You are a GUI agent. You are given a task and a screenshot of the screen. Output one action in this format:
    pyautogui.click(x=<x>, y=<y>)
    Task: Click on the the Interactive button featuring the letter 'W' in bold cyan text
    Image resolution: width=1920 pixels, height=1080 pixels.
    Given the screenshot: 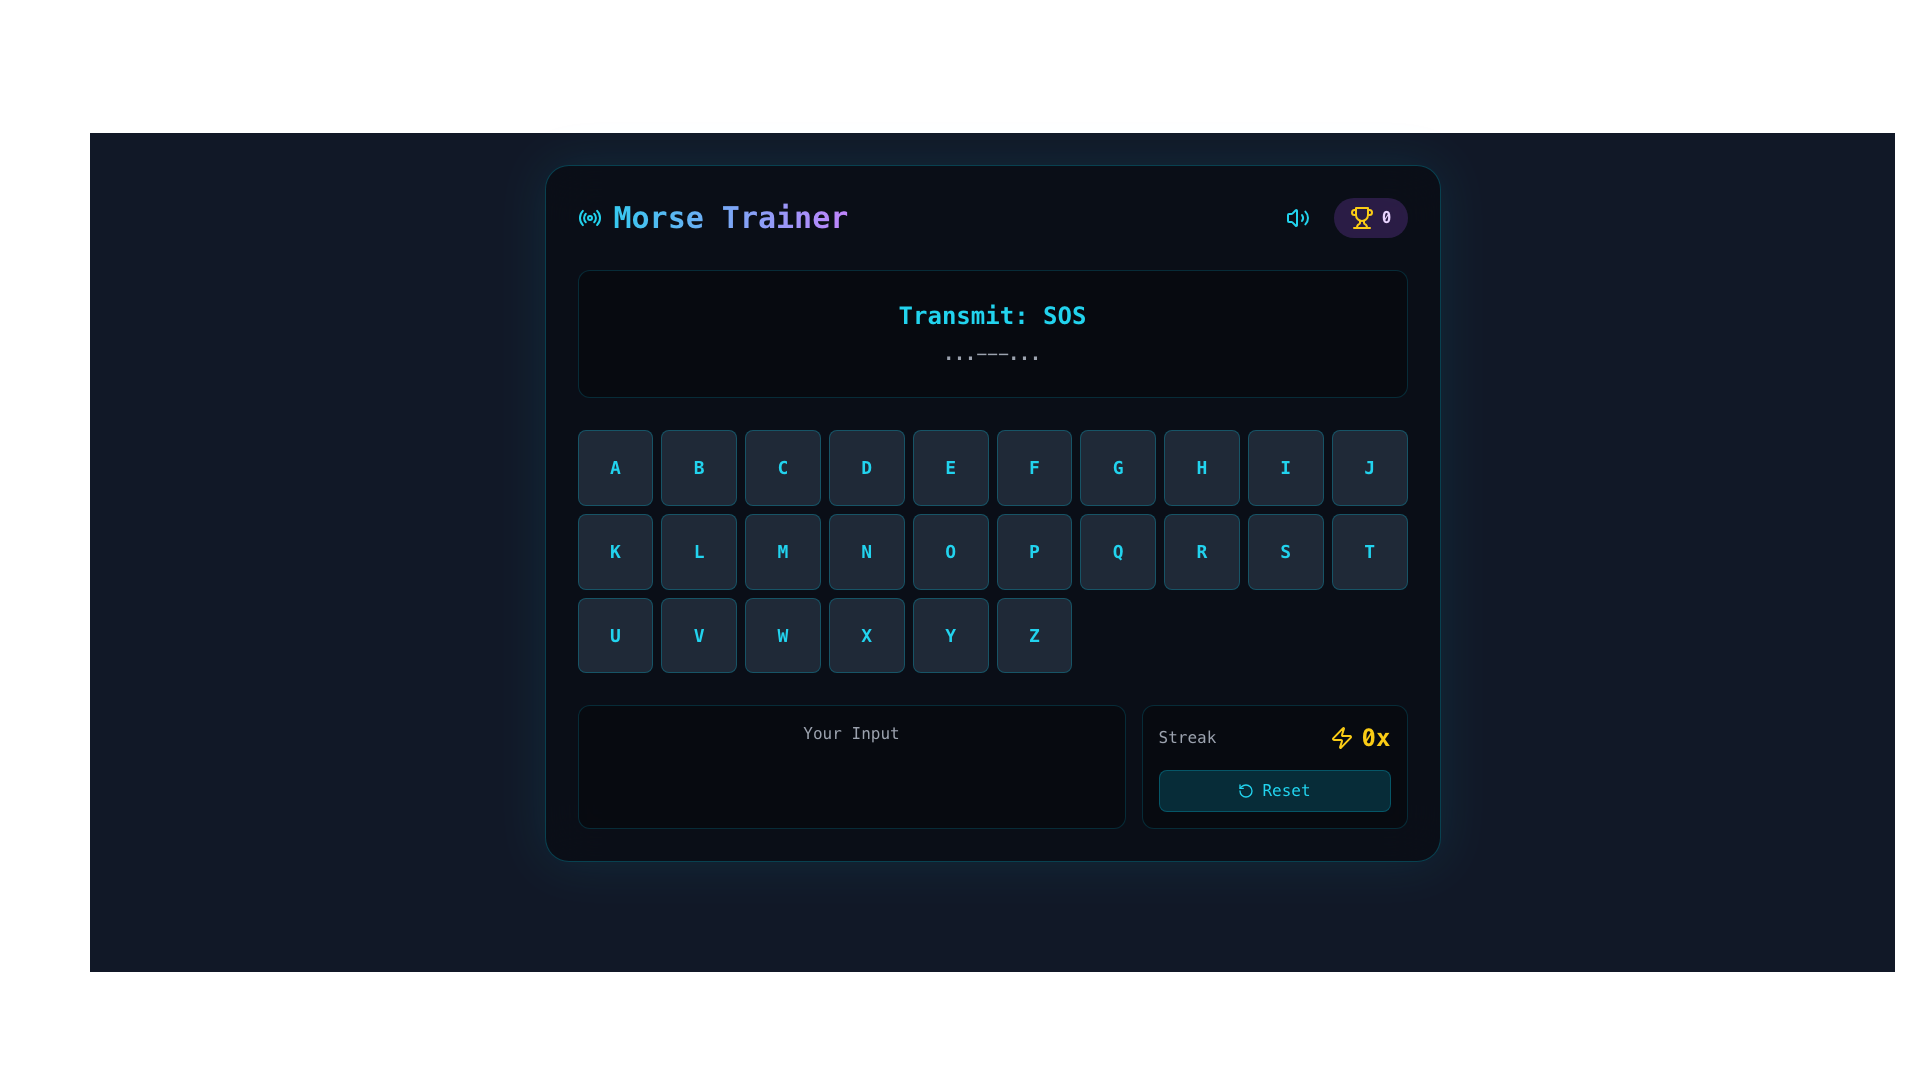 What is the action you would take?
    pyautogui.click(x=781, y=635)
    